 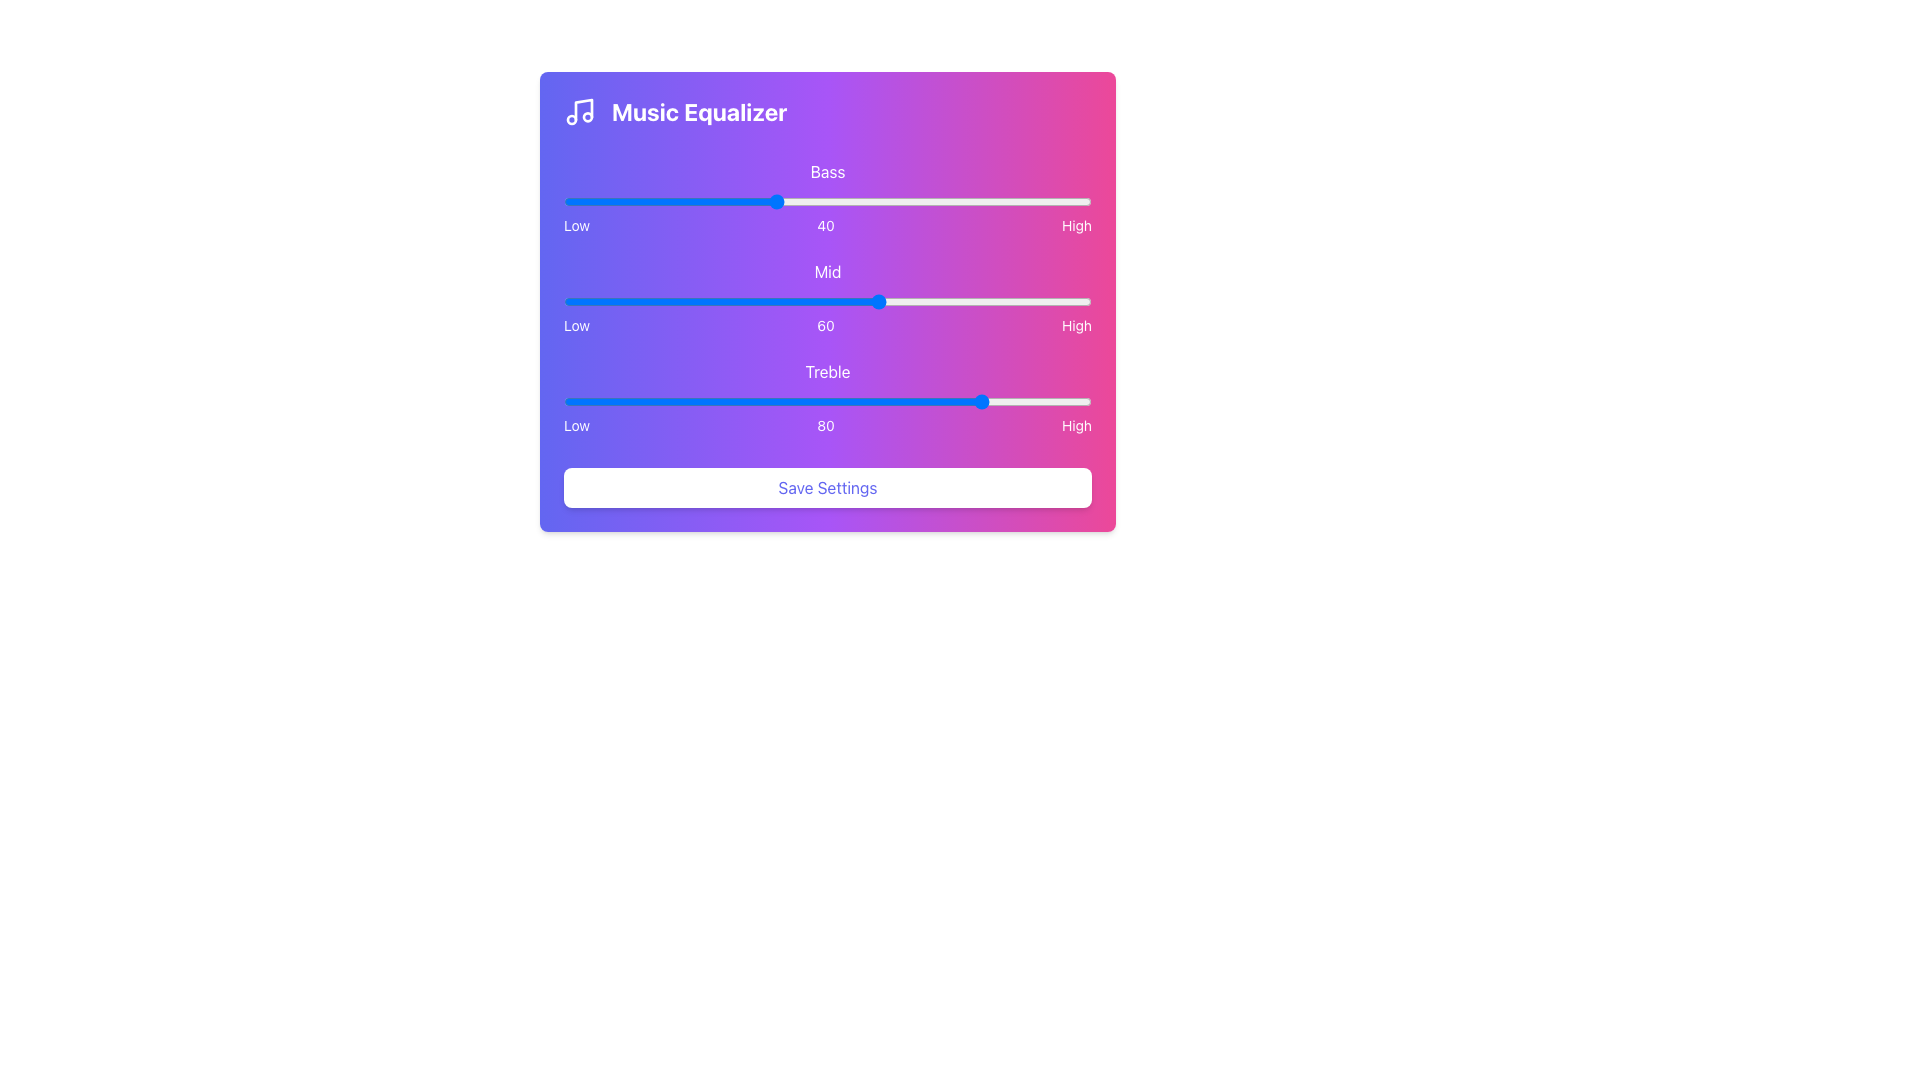 What do you see at coordinates (575, 325) in the screenshot?
I see `the text label displaying 'Low', which is styled with white text on a light purple background and positioned to the left of the number '60' and label 'High'` at bounding box center [575, 325].